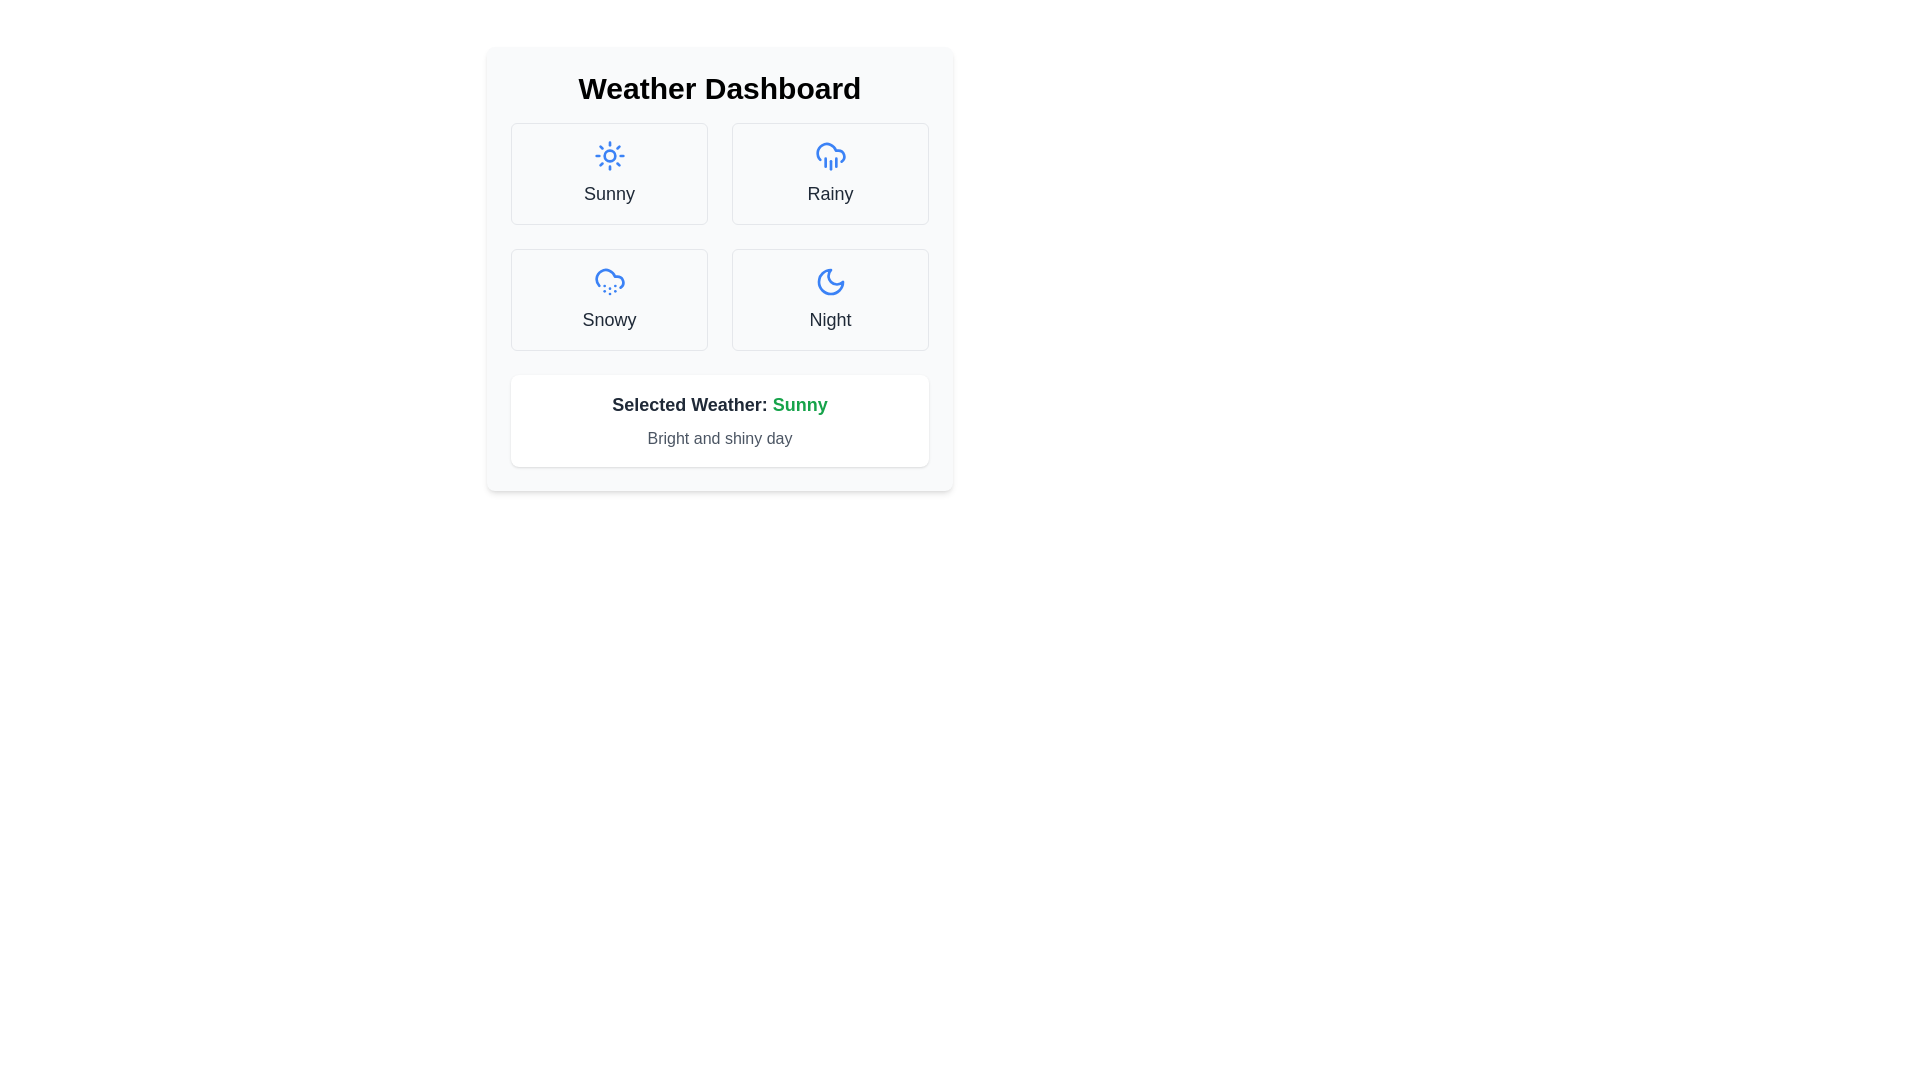 The height and width of the screenshot is (1080, 1920). What do you see at coordinates (608, 300) in the screenshot?
I see `the 'Snowy' button located at the bottom-left of the grid layout` at bounding box center [608, 300].